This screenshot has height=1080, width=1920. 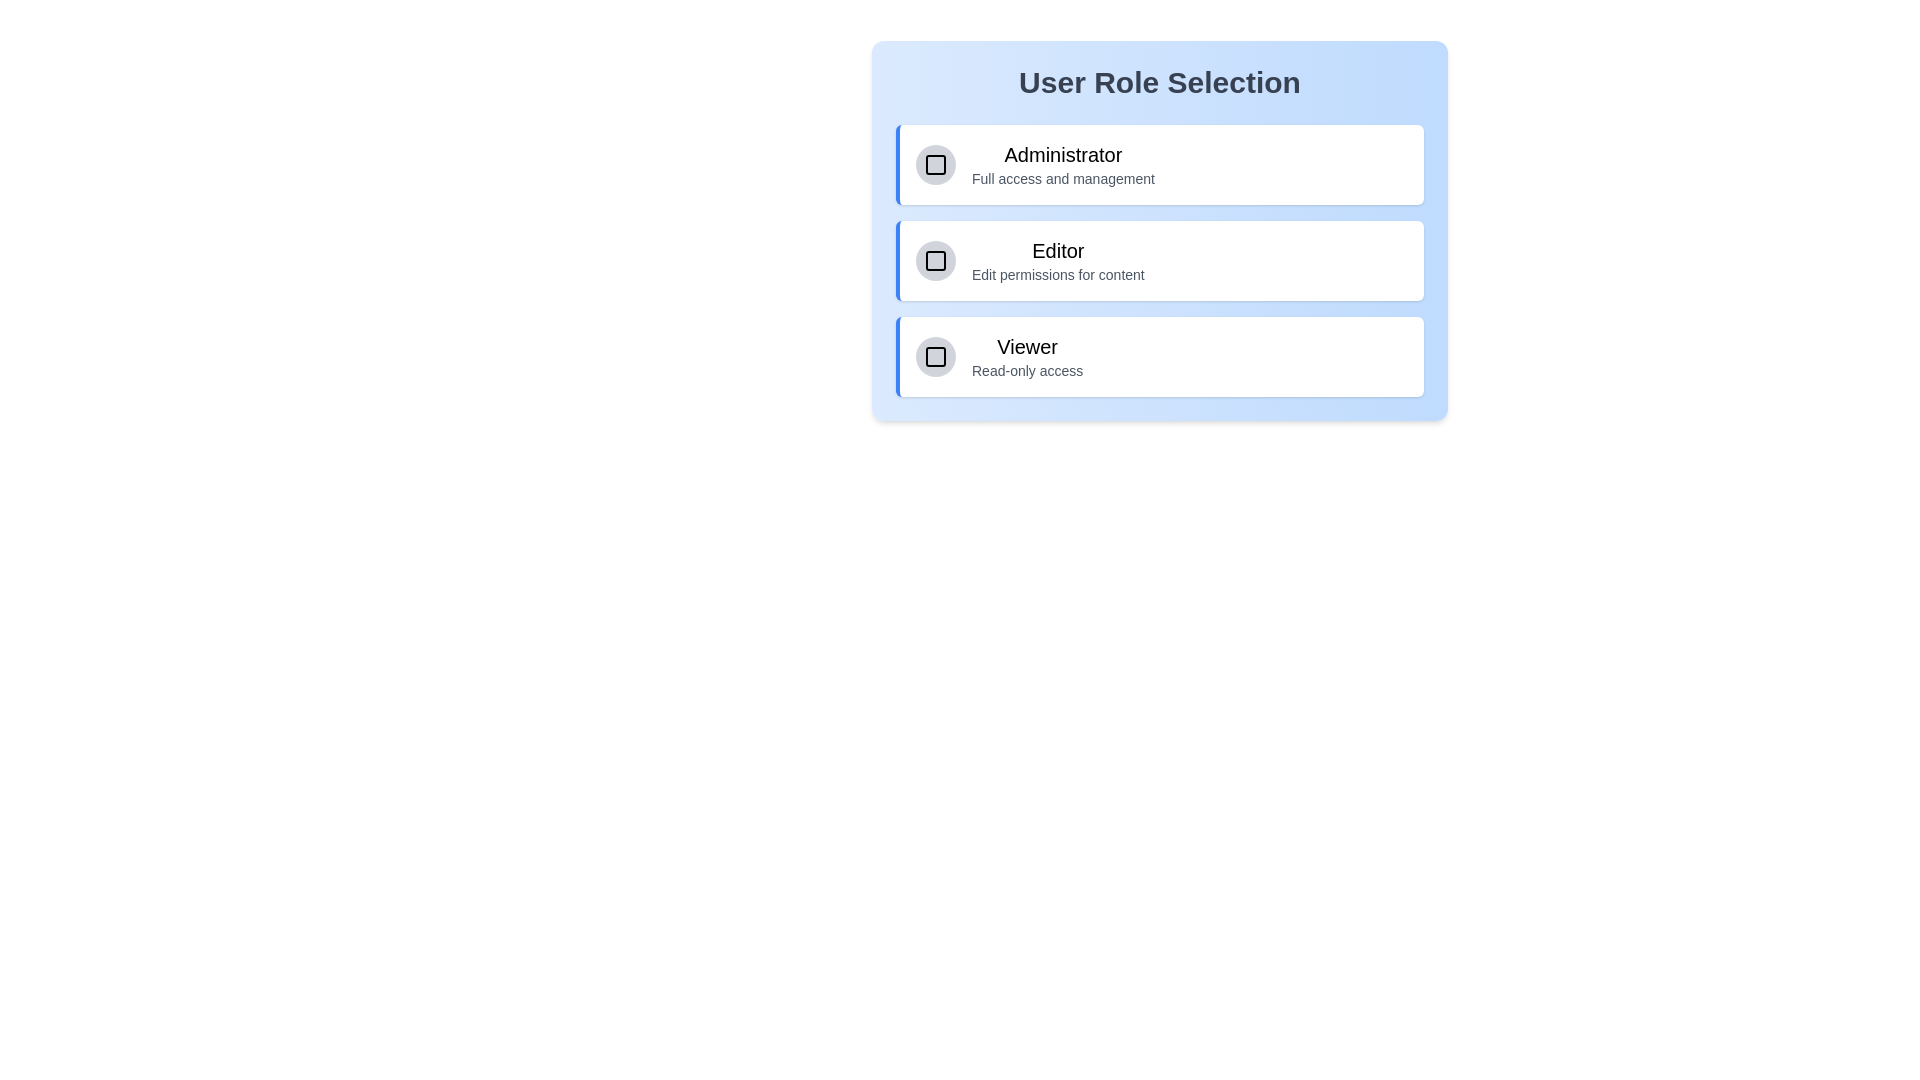 What do you see at coordinates (971, 140) in the screenshot?
I see `the text of the role description for Administrator` at bounding box center [971, 140].